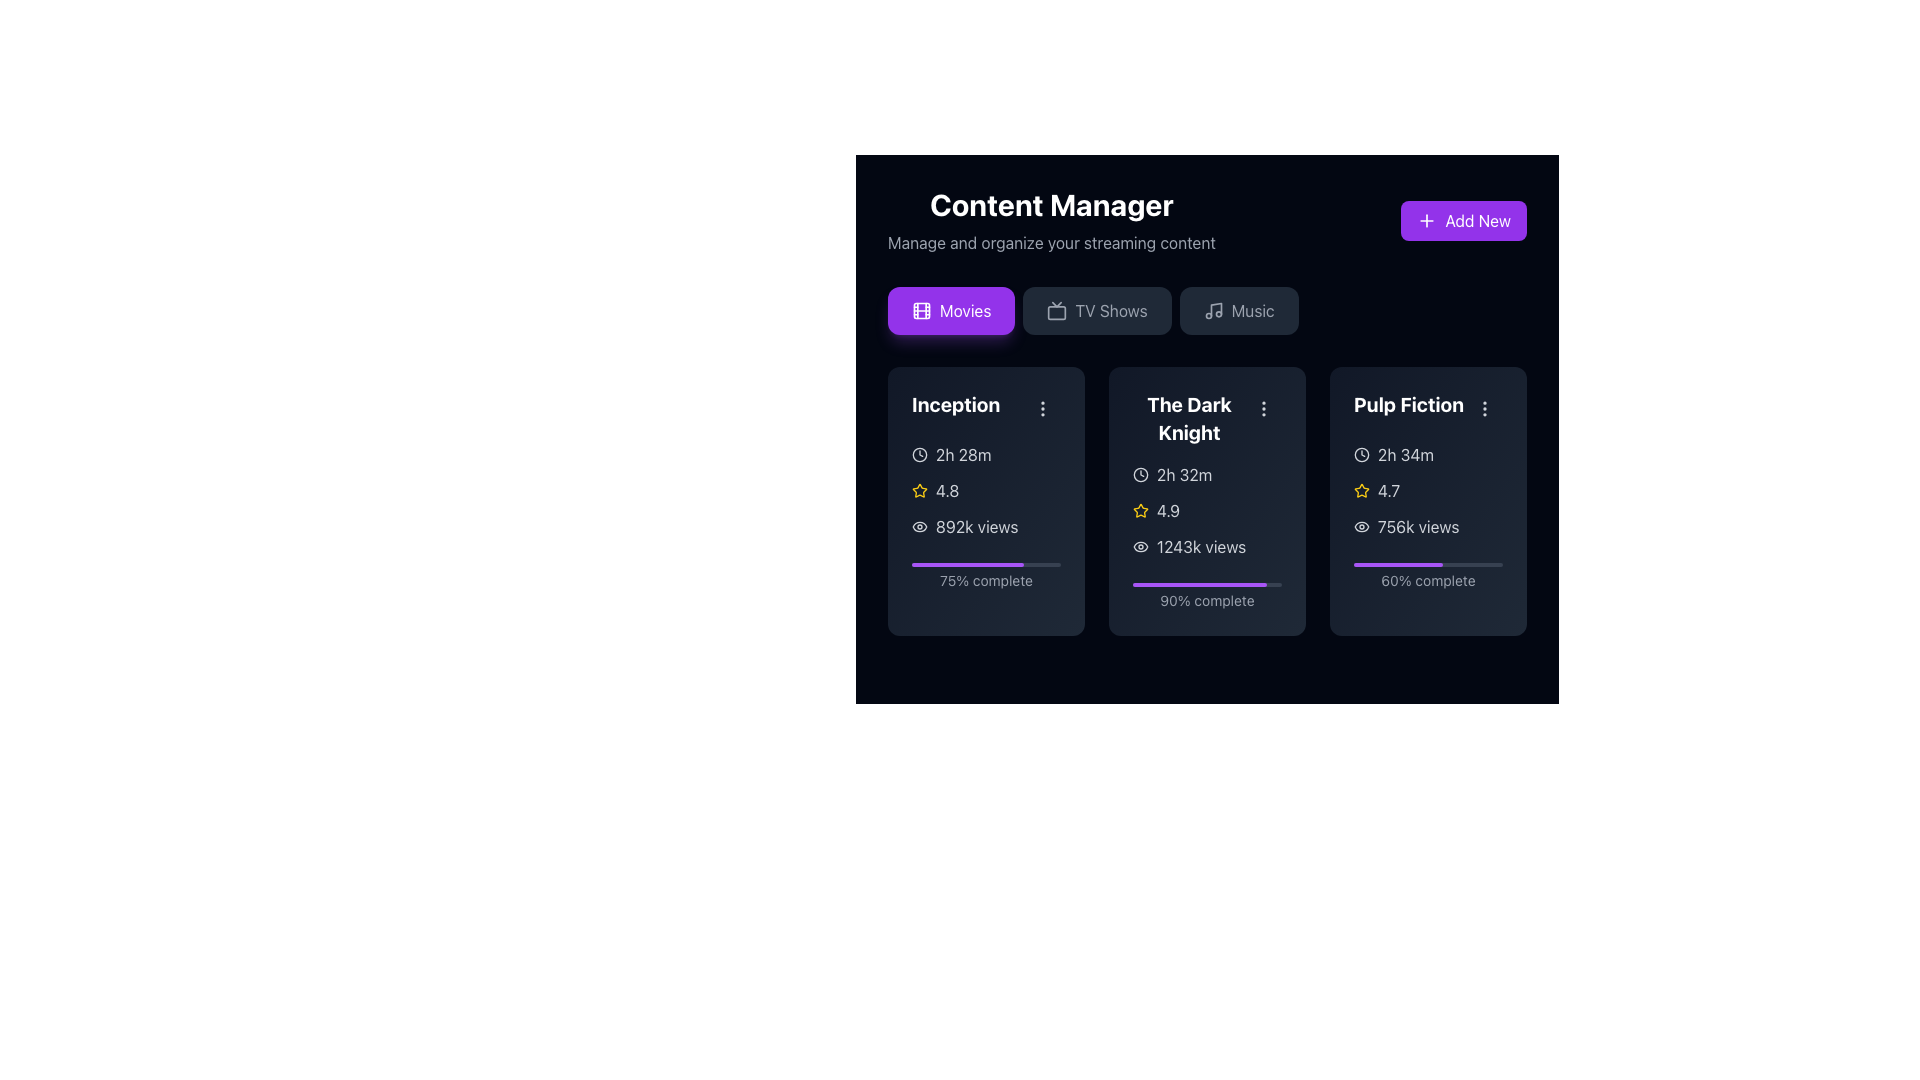 Image resolution: width=1920 pixels, height=1080 pixels. I want to click on the text display showing '892k views' in light gray color, located below the rating of the movie 'Inception' and adjacent to the eye icon, so click(977, 526).